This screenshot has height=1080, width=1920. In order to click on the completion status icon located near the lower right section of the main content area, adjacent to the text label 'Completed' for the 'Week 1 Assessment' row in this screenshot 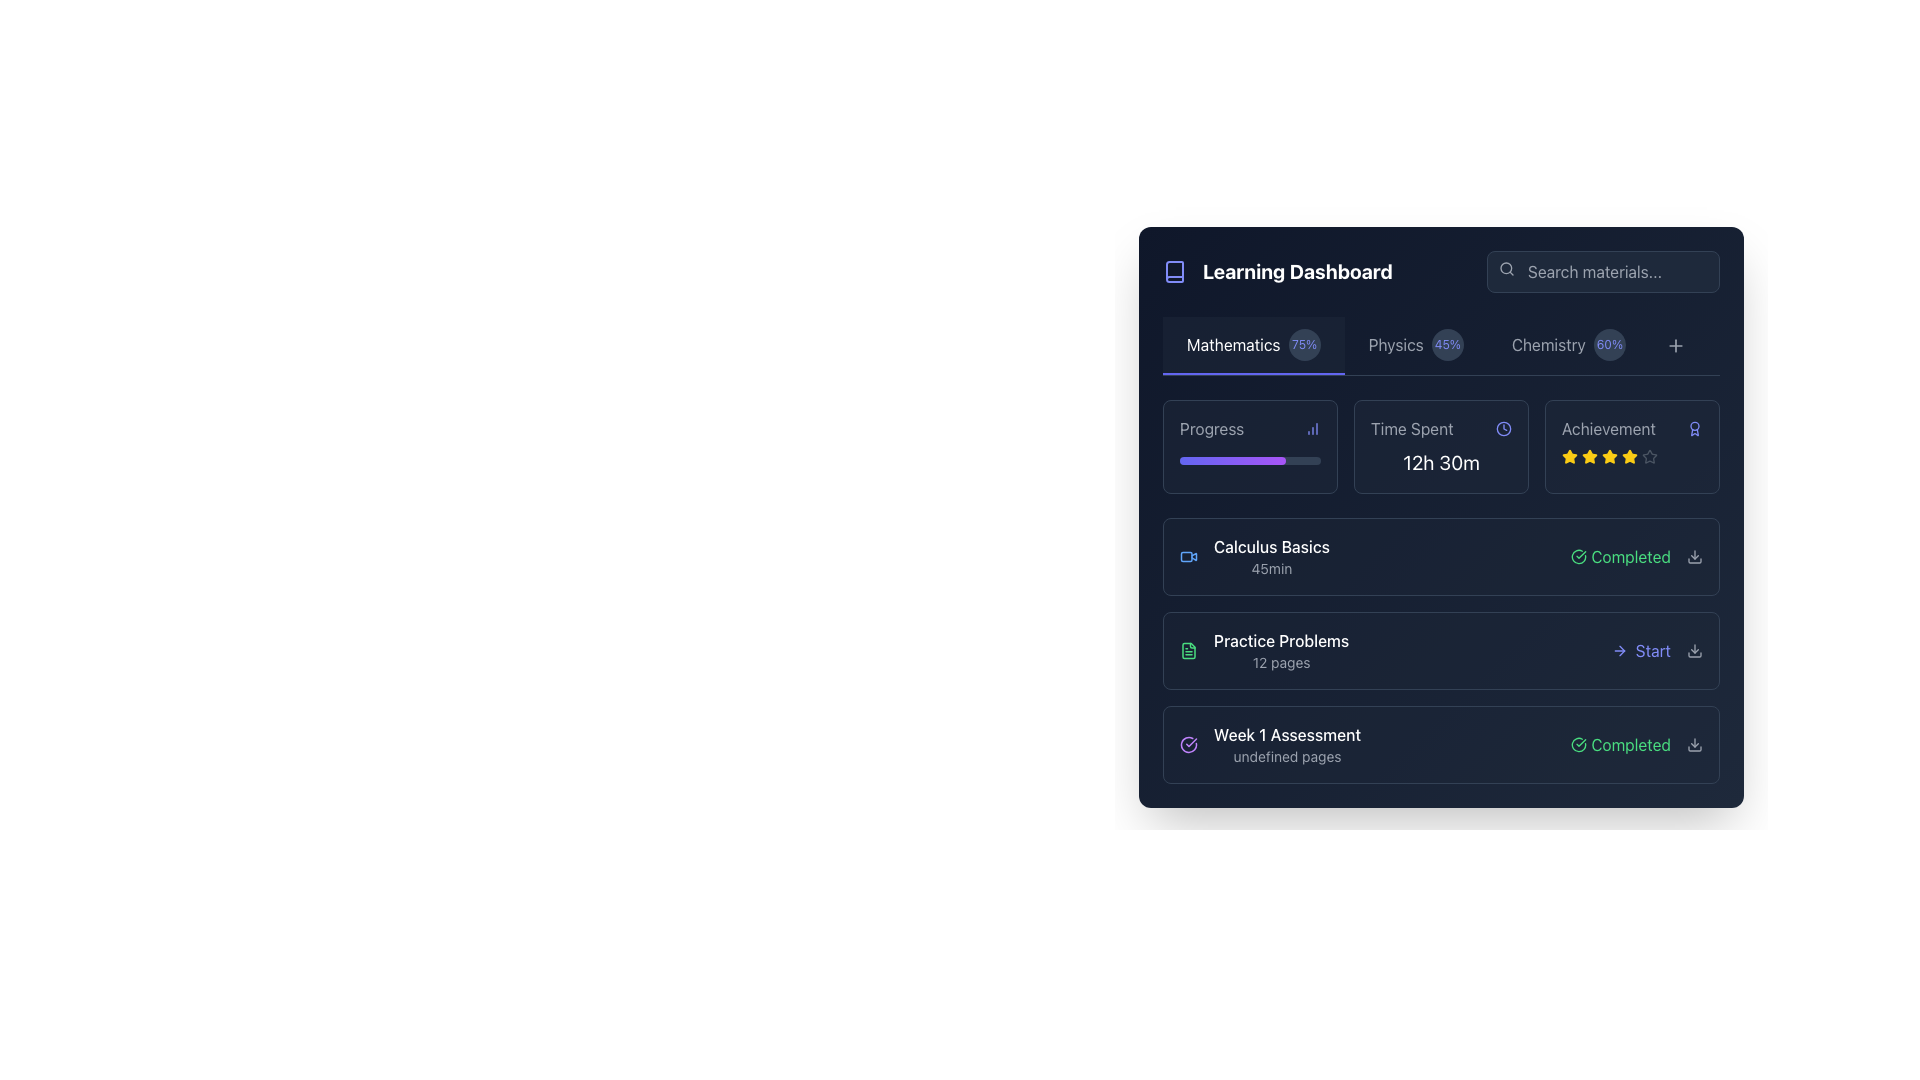, I will do `click(1578, 744)`.